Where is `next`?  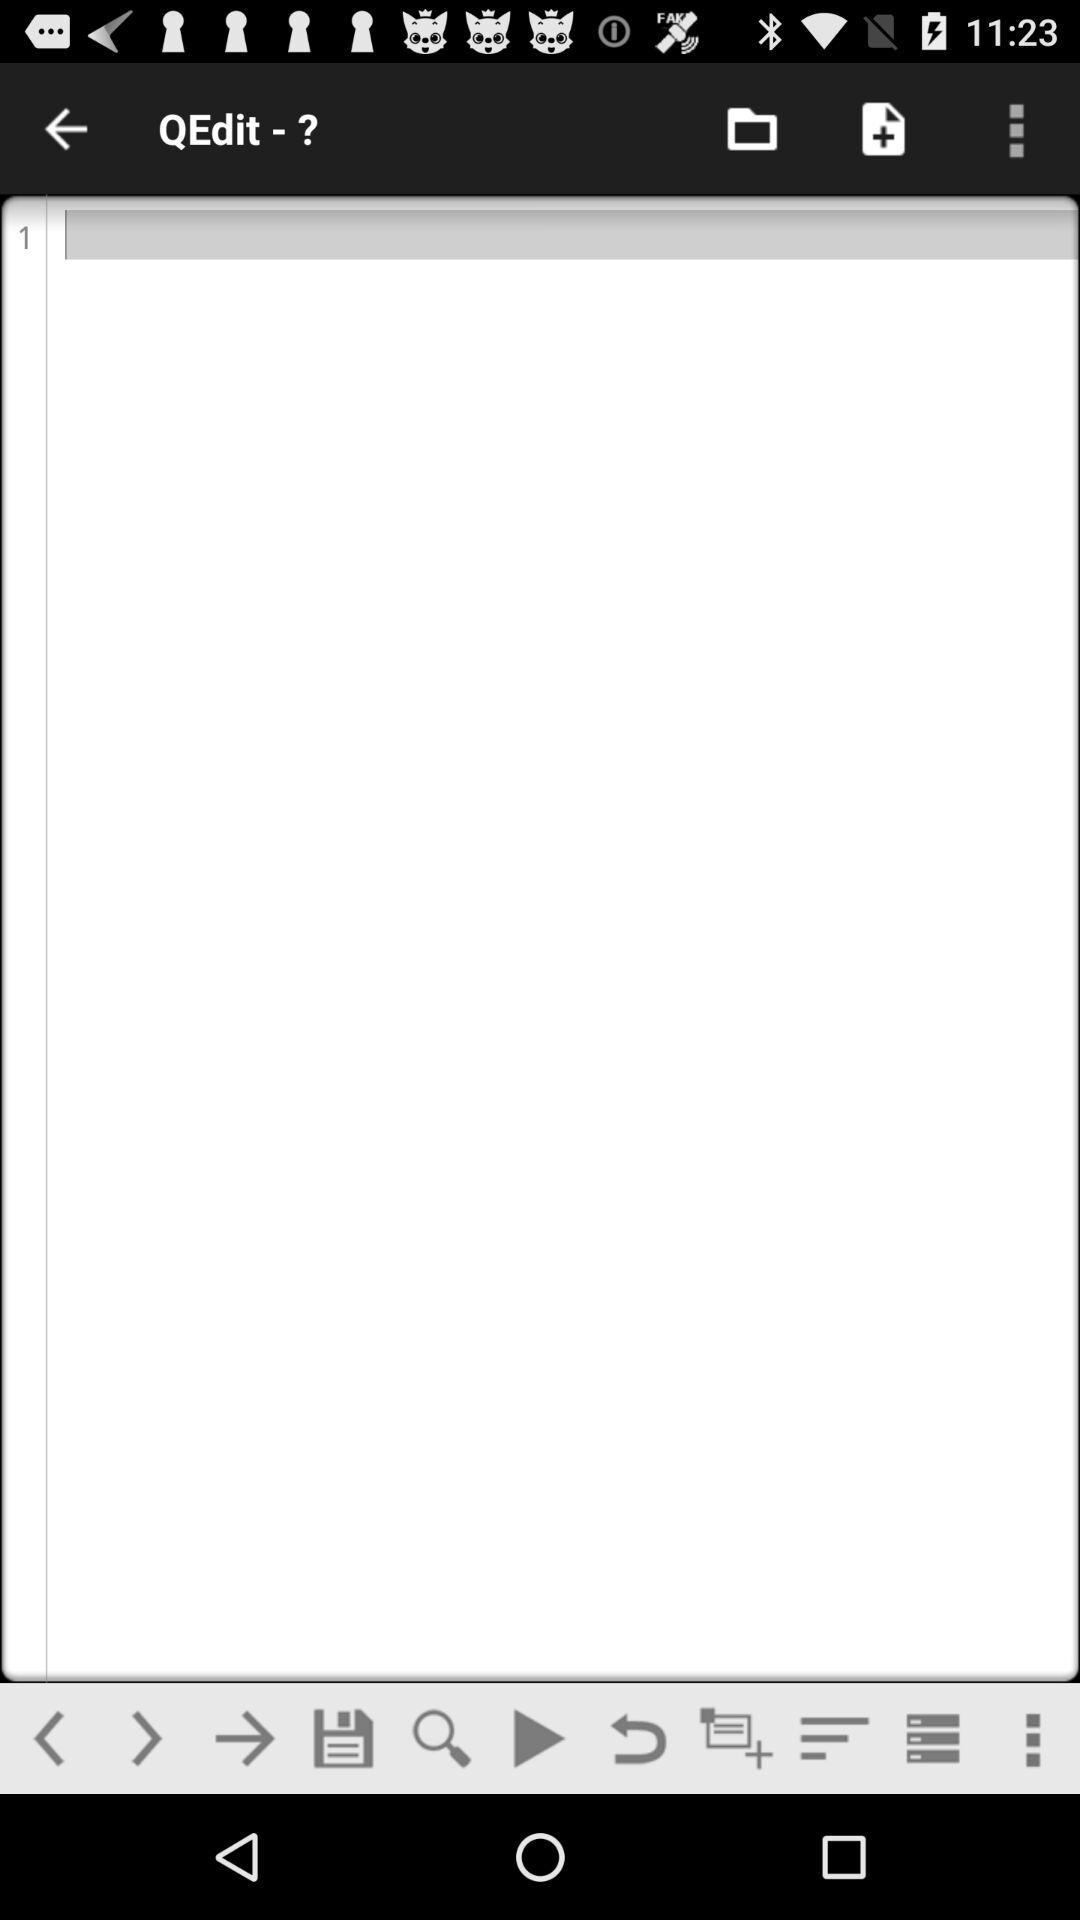
next is located at coordinates (243, 1737).